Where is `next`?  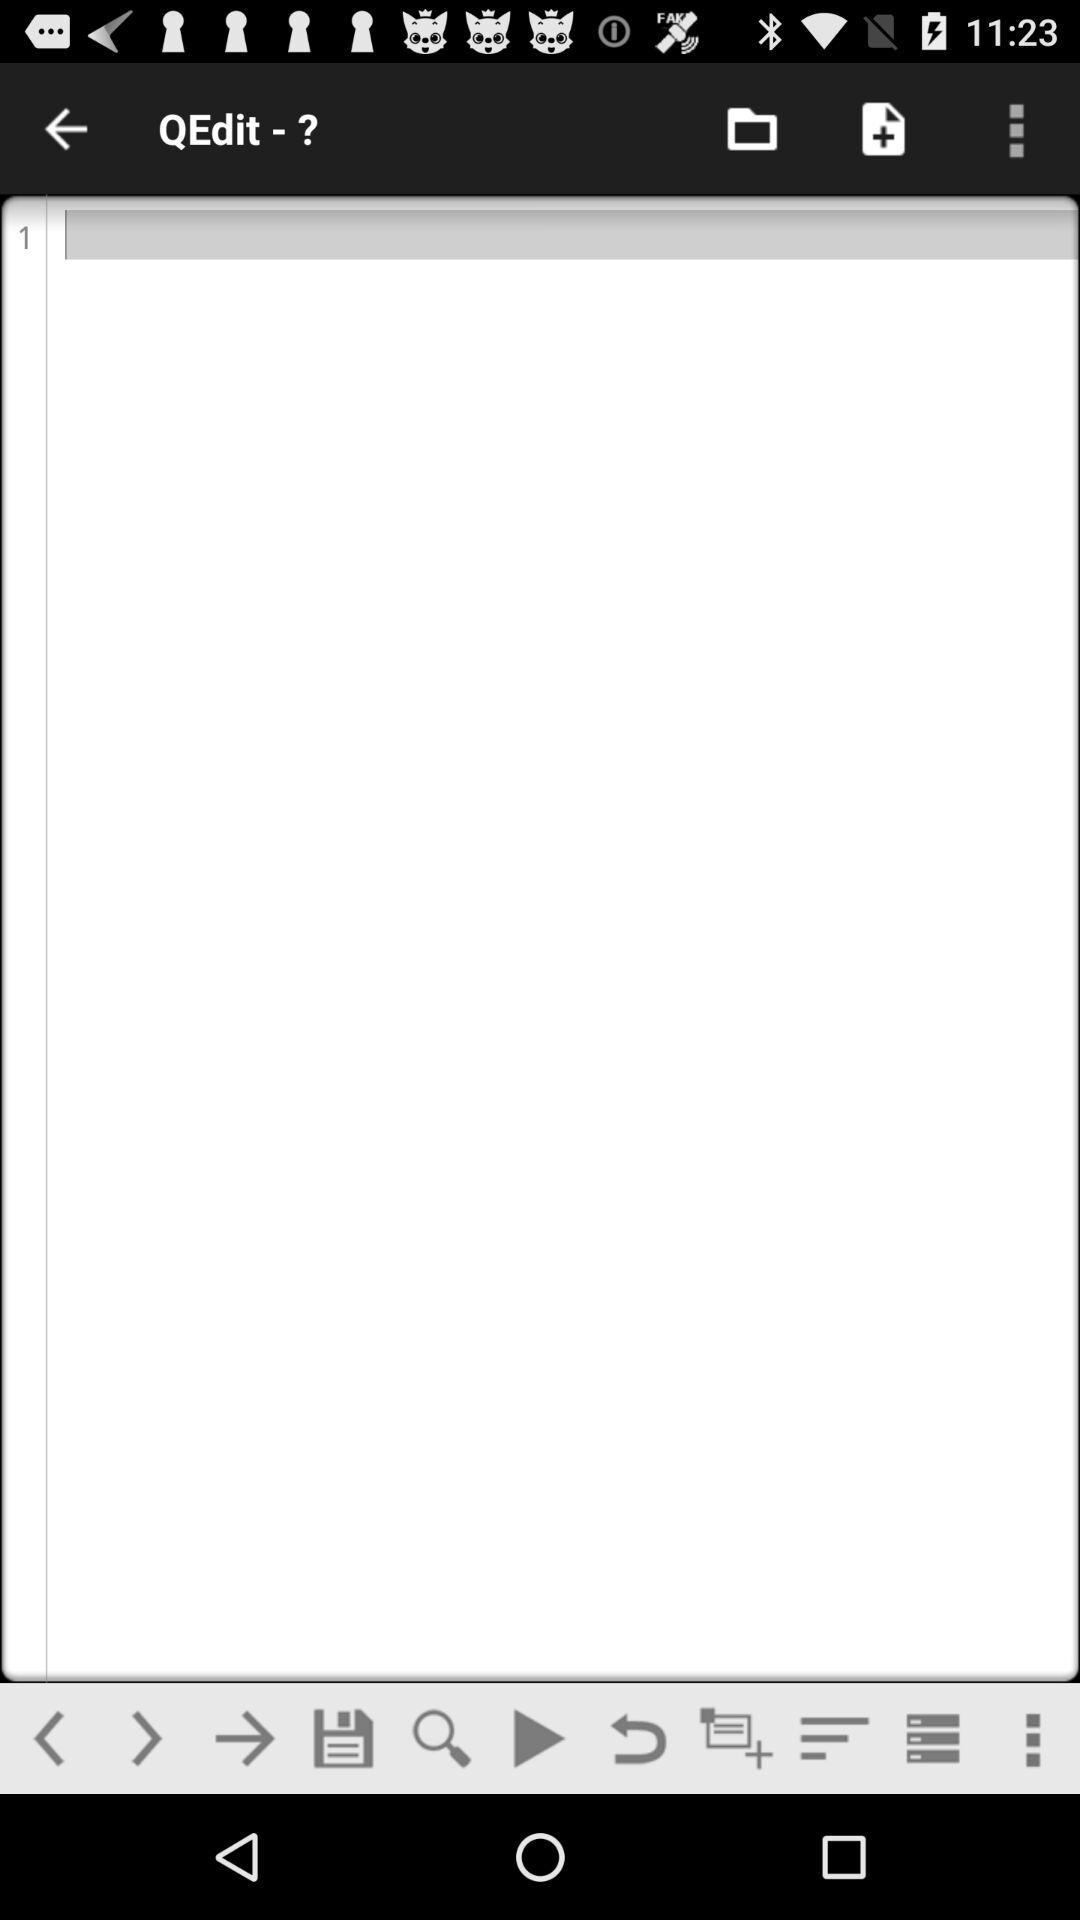
next is located at coordinates (243, 1737).